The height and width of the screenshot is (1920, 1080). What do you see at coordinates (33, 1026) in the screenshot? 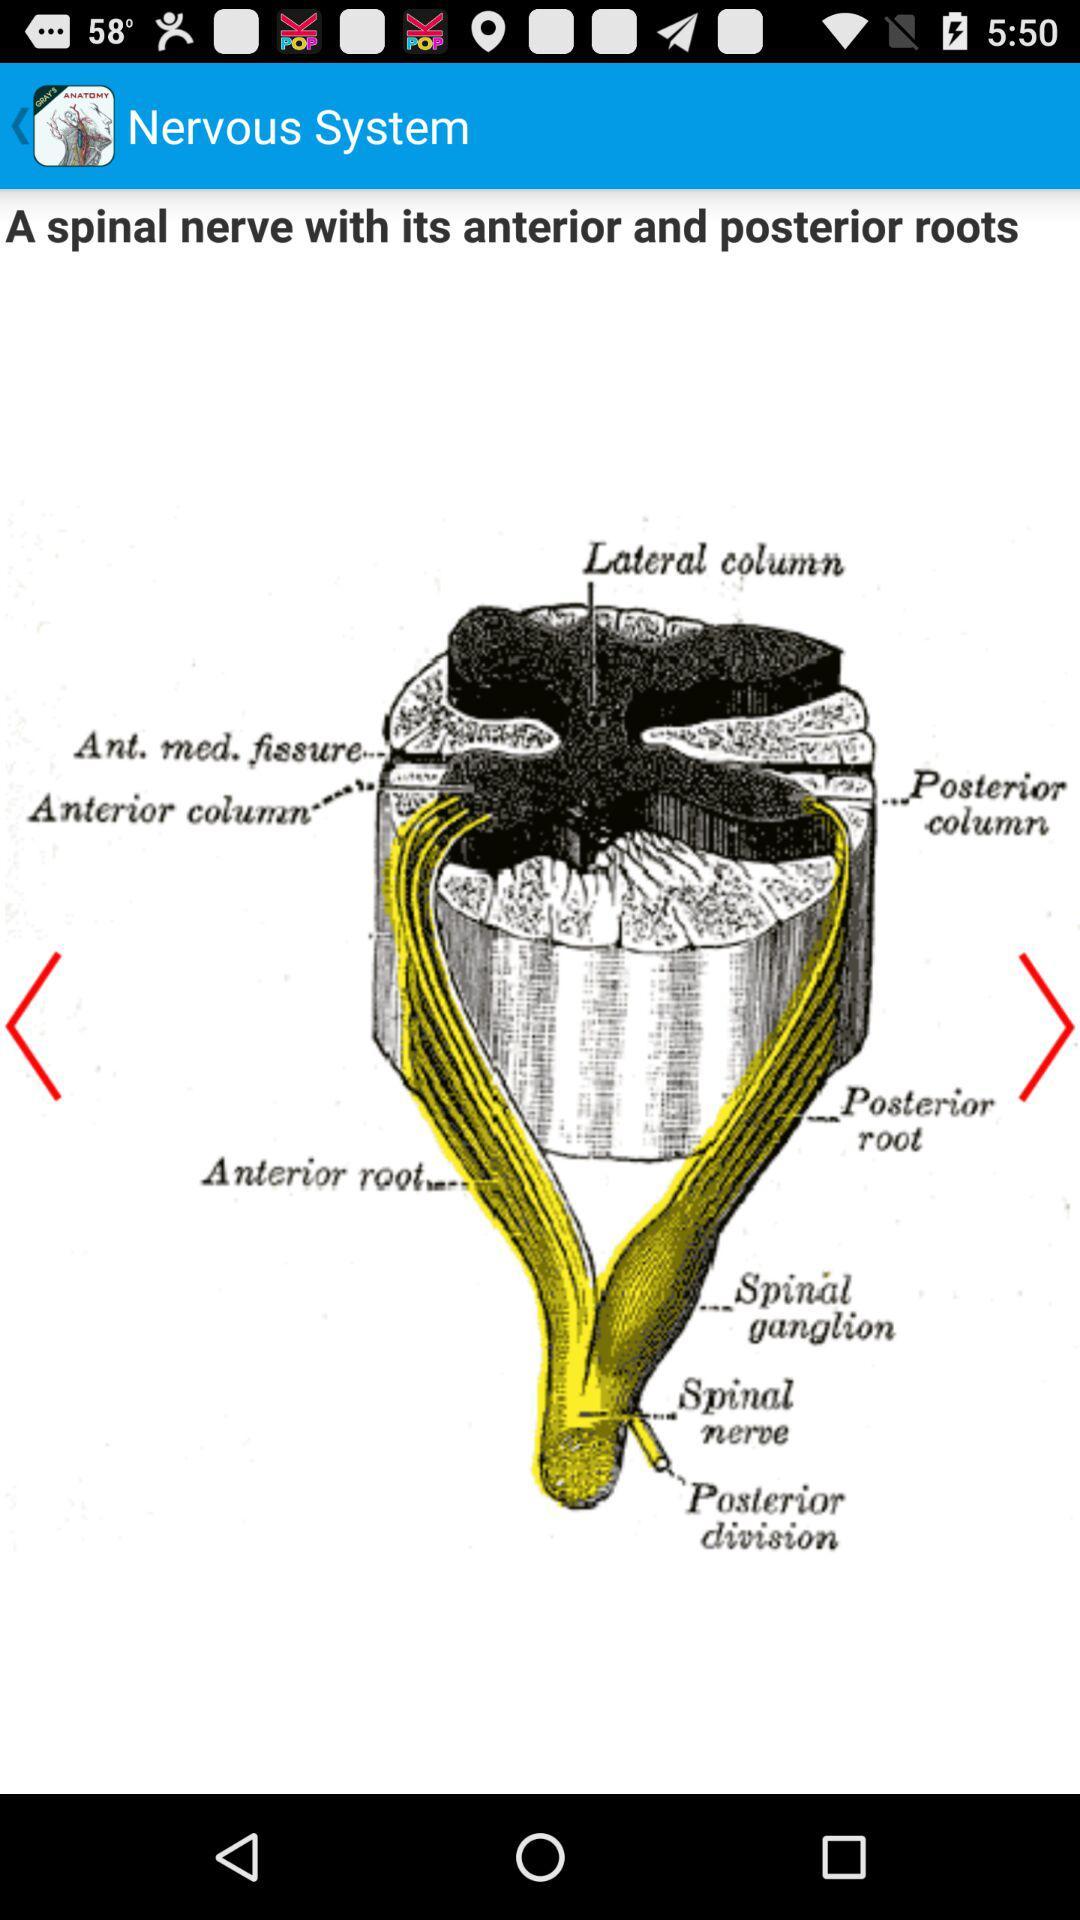
I see `previous page` at bounding box center [33, 1026].